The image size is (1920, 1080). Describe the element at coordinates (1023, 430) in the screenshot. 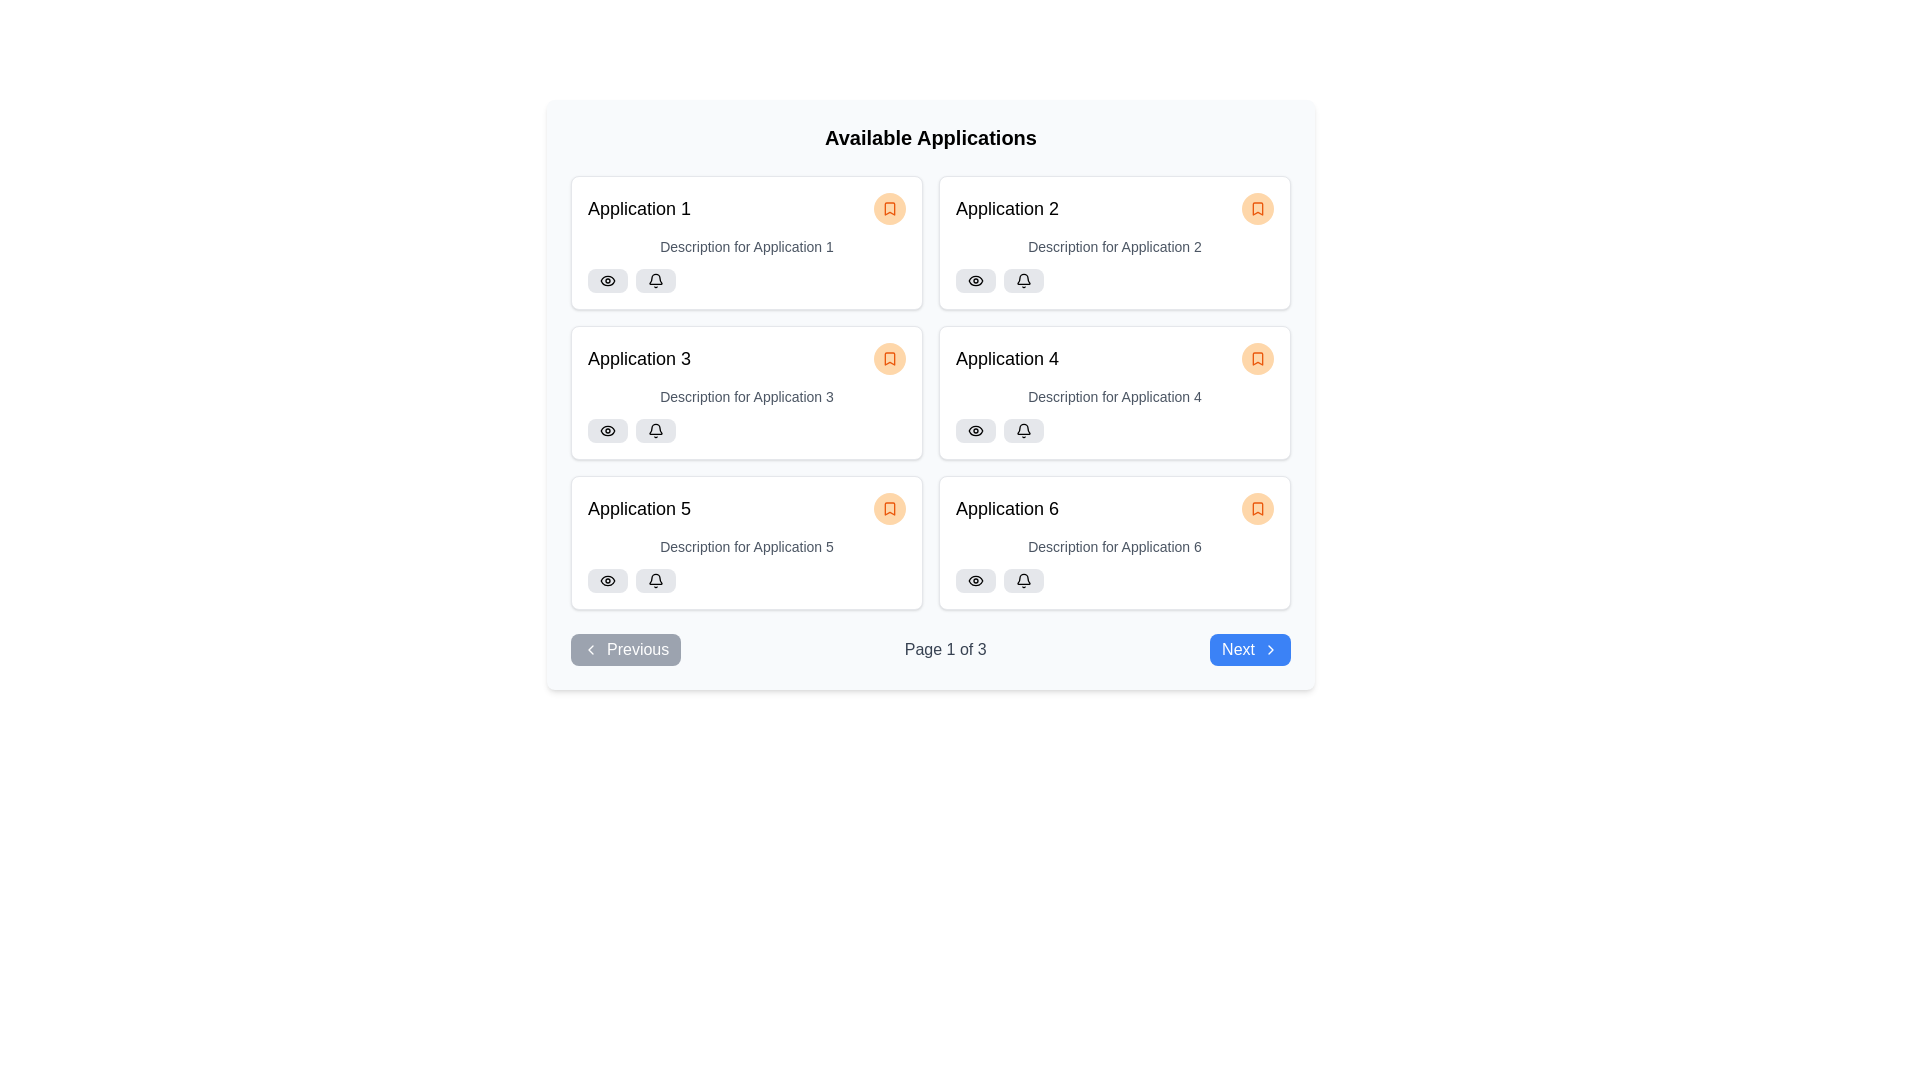

I see `the notification toggle button located in the second row under the 'Application 4' section, which is the second interactive component and positioned to the right of an eye icon` at that location.